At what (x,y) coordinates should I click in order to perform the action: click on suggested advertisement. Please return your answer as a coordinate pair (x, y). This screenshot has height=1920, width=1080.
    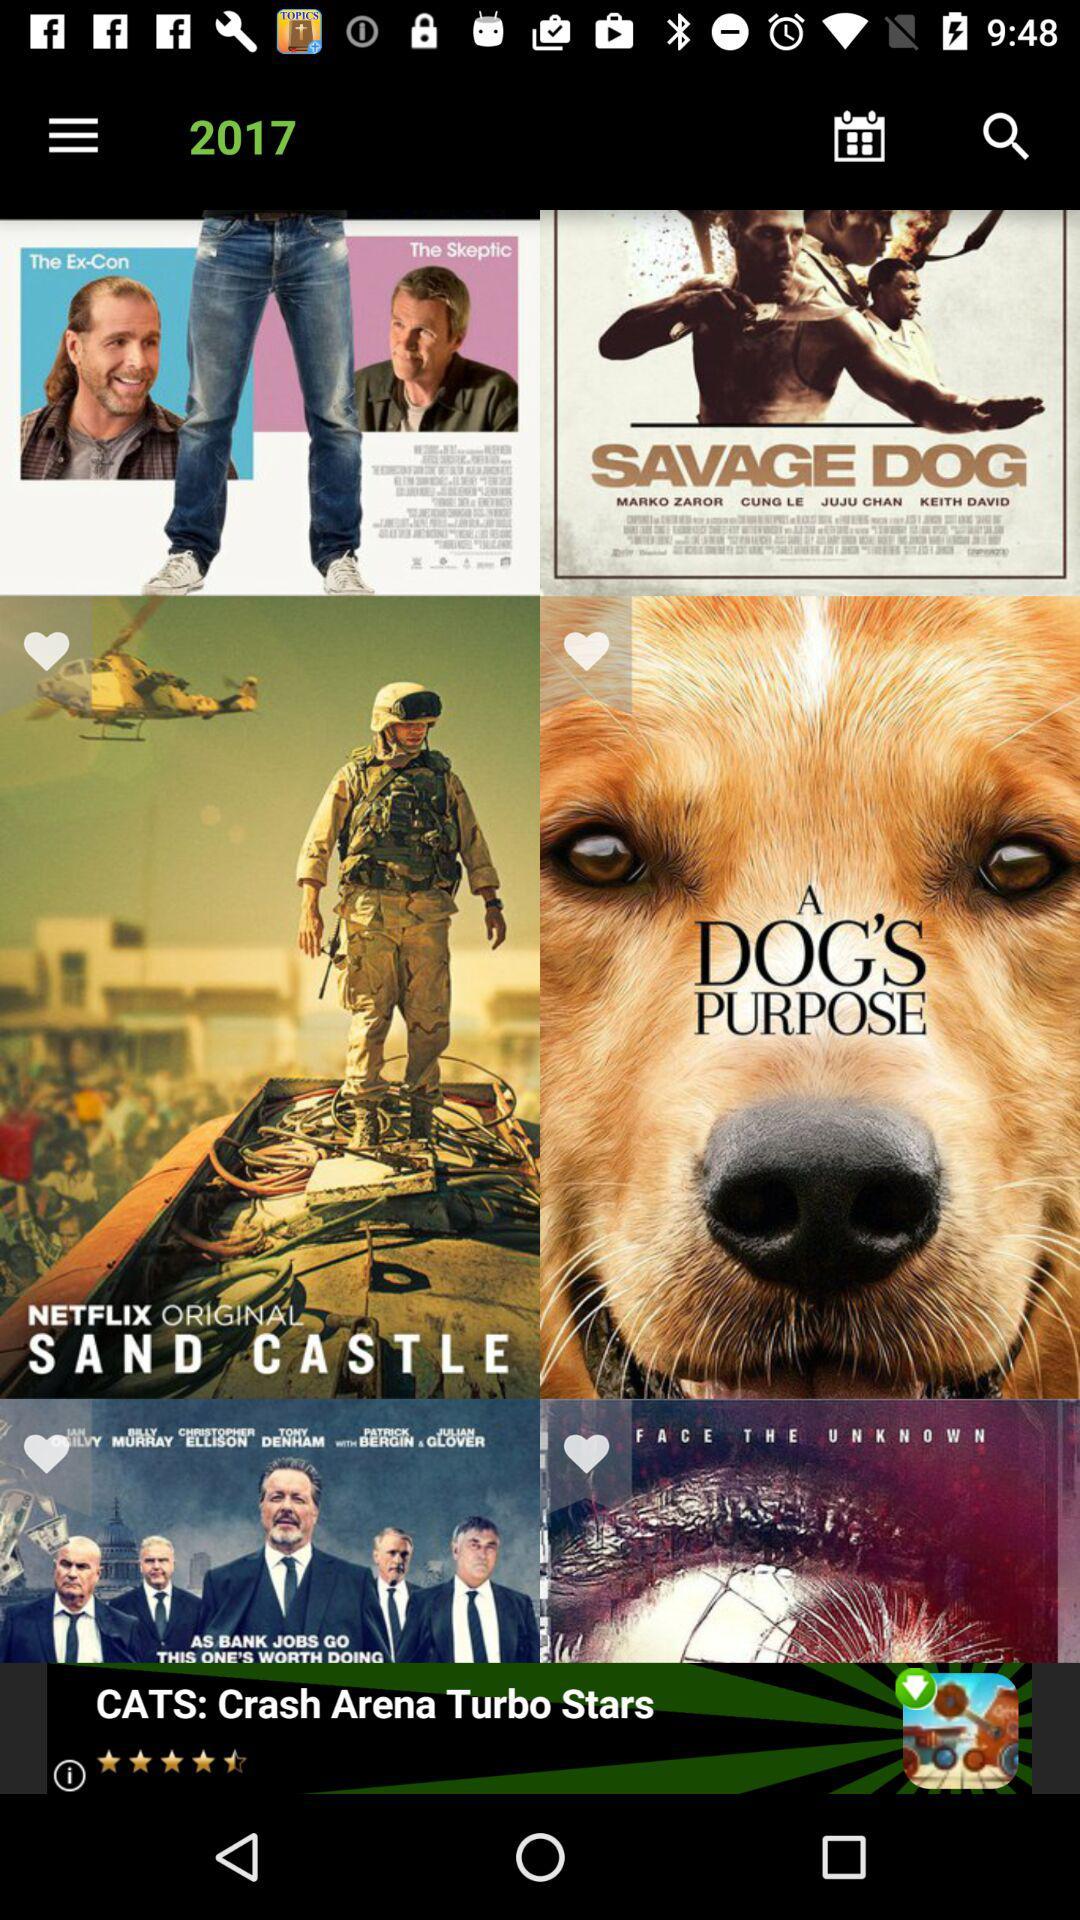
    Looking at the image, I should click on (538, 1727).